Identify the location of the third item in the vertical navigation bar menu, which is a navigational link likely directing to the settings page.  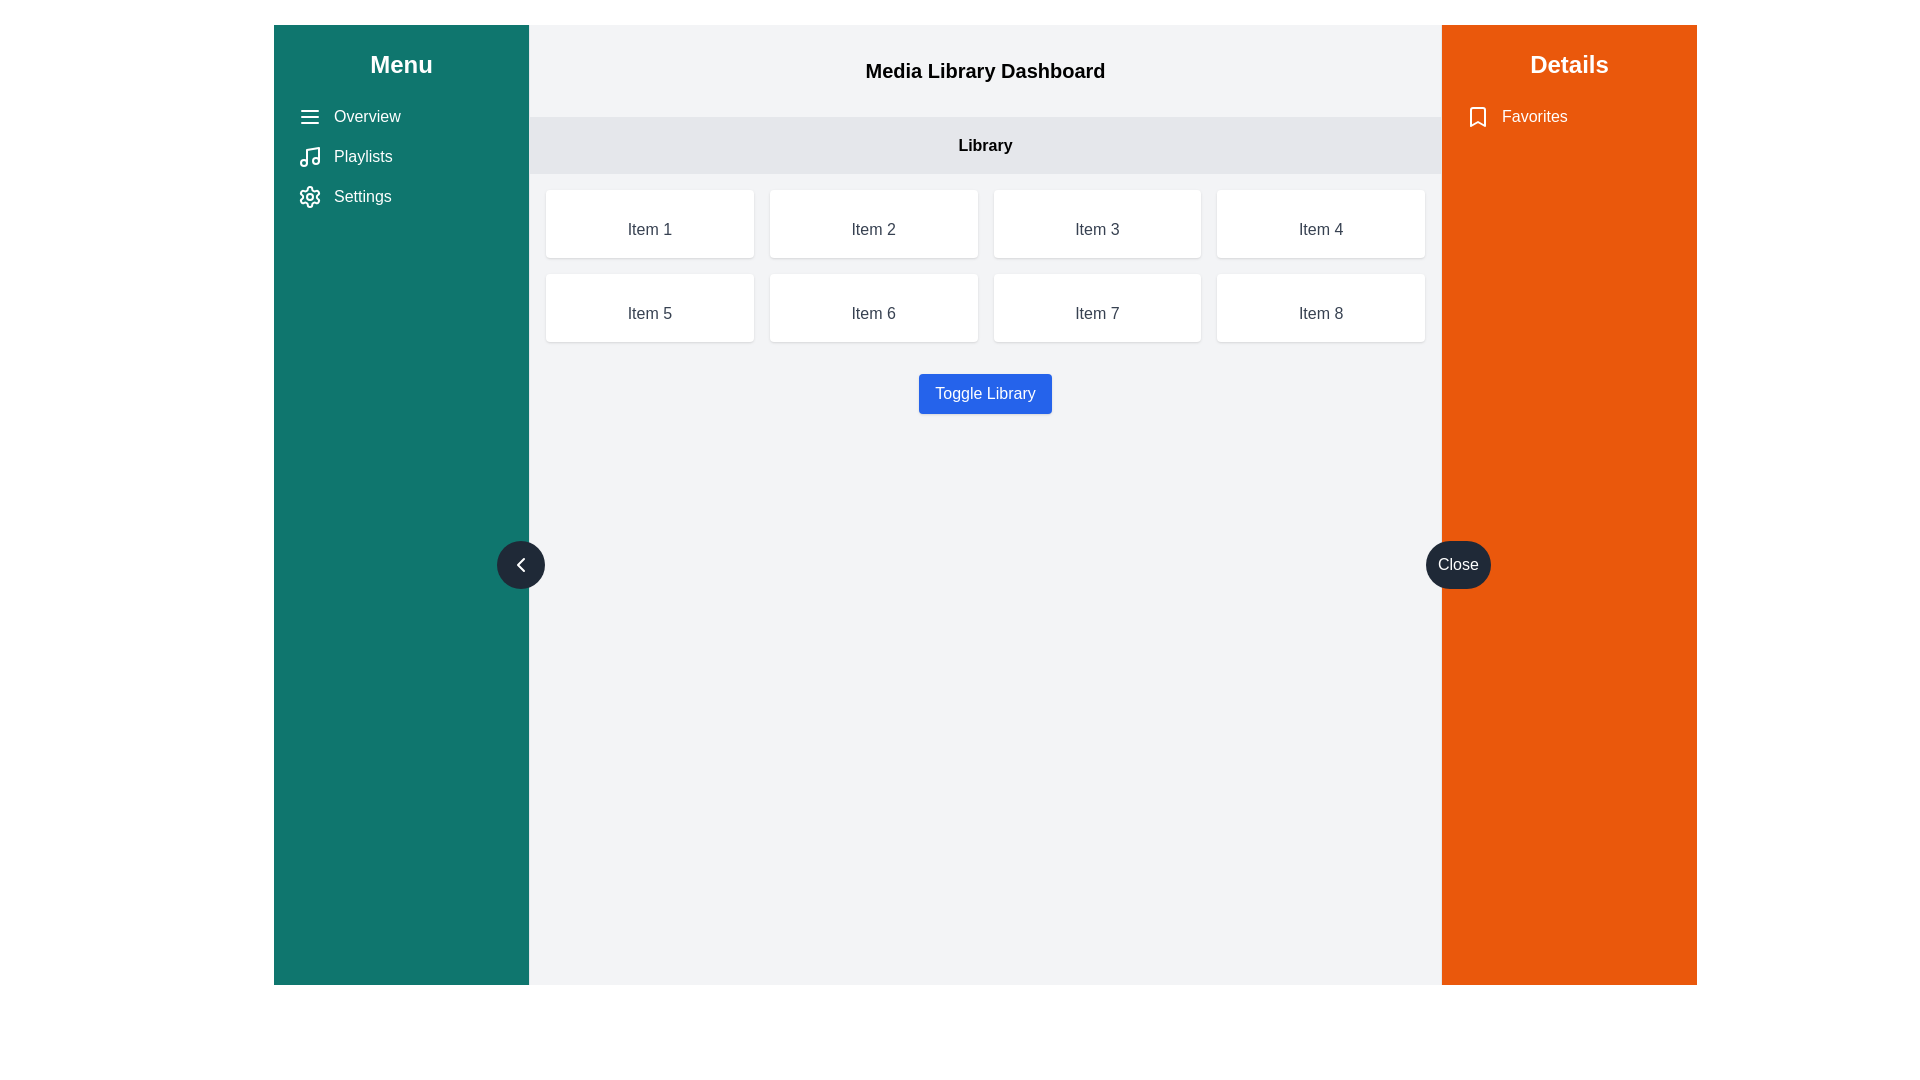
(400, 196).